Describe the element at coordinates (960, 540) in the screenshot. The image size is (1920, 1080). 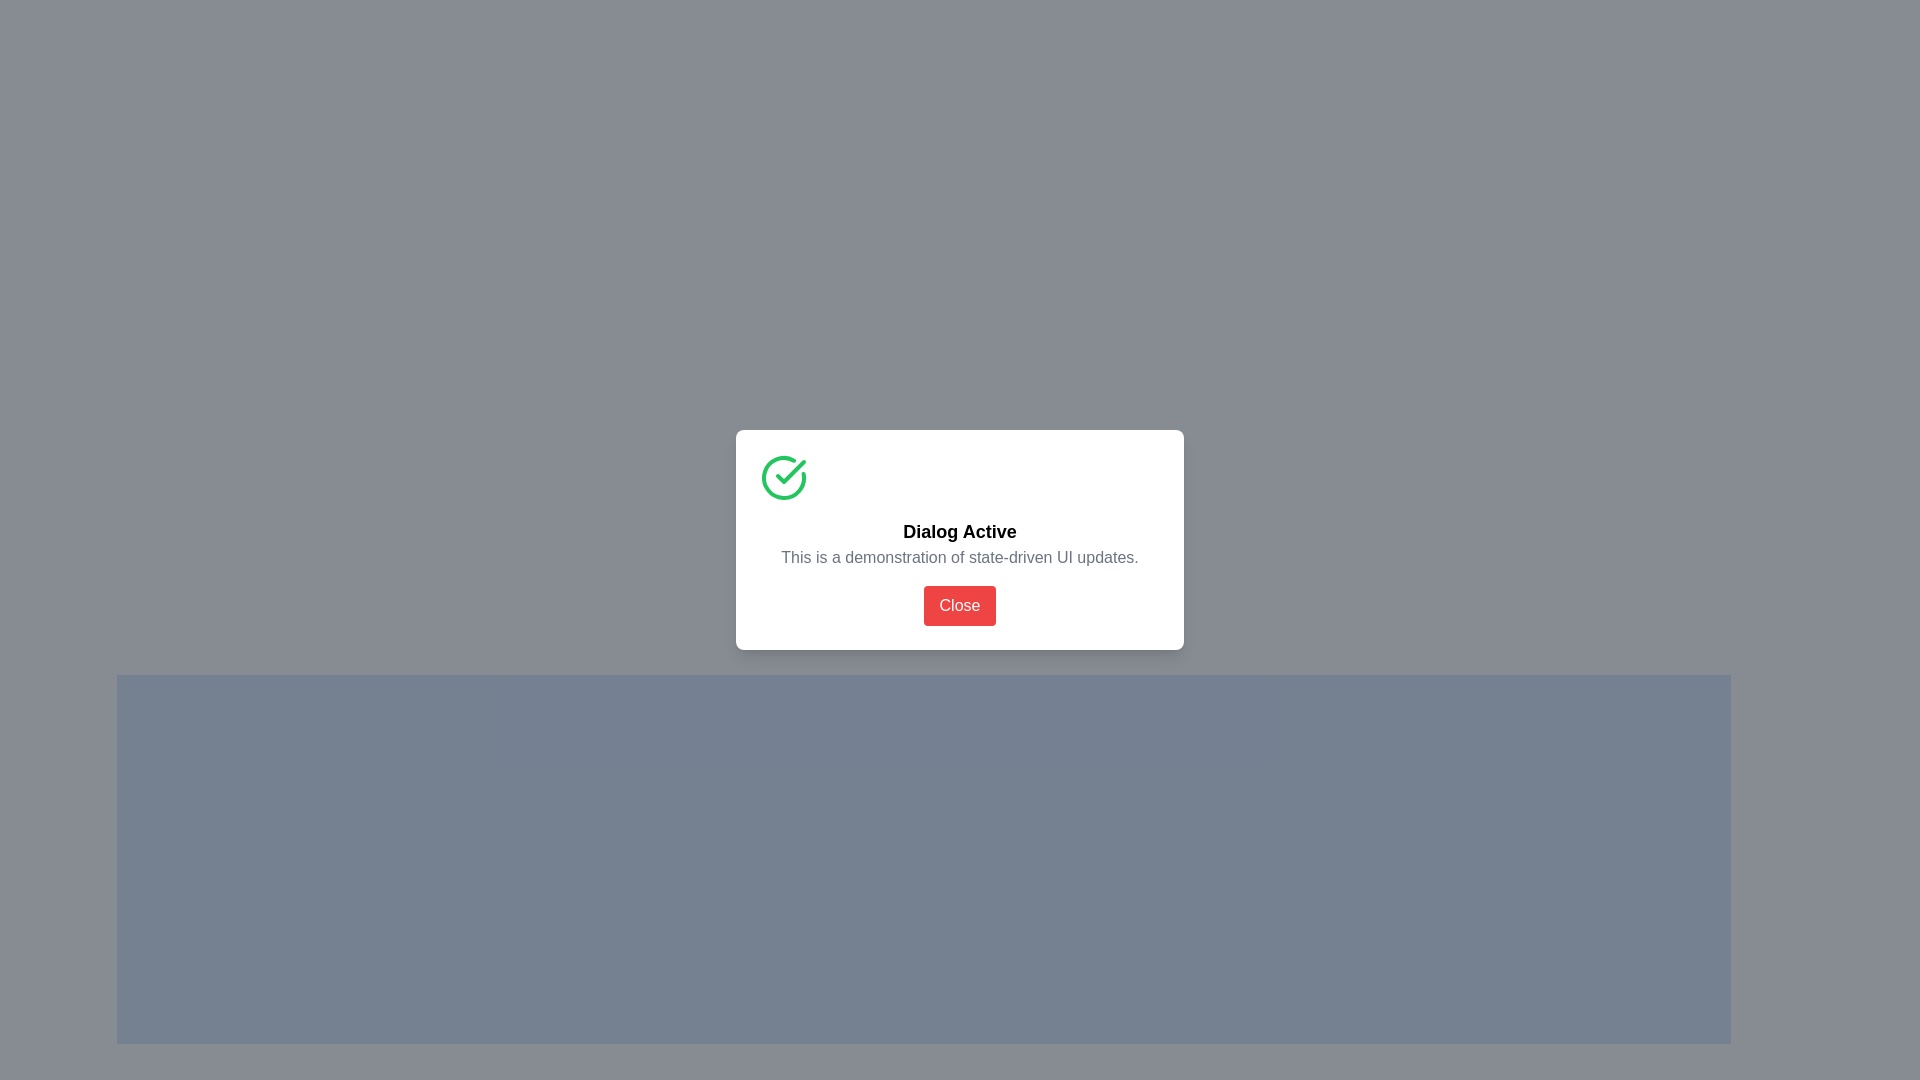
I see `the modal dialog box that provides contextual information, using accessibility tools` at that location.